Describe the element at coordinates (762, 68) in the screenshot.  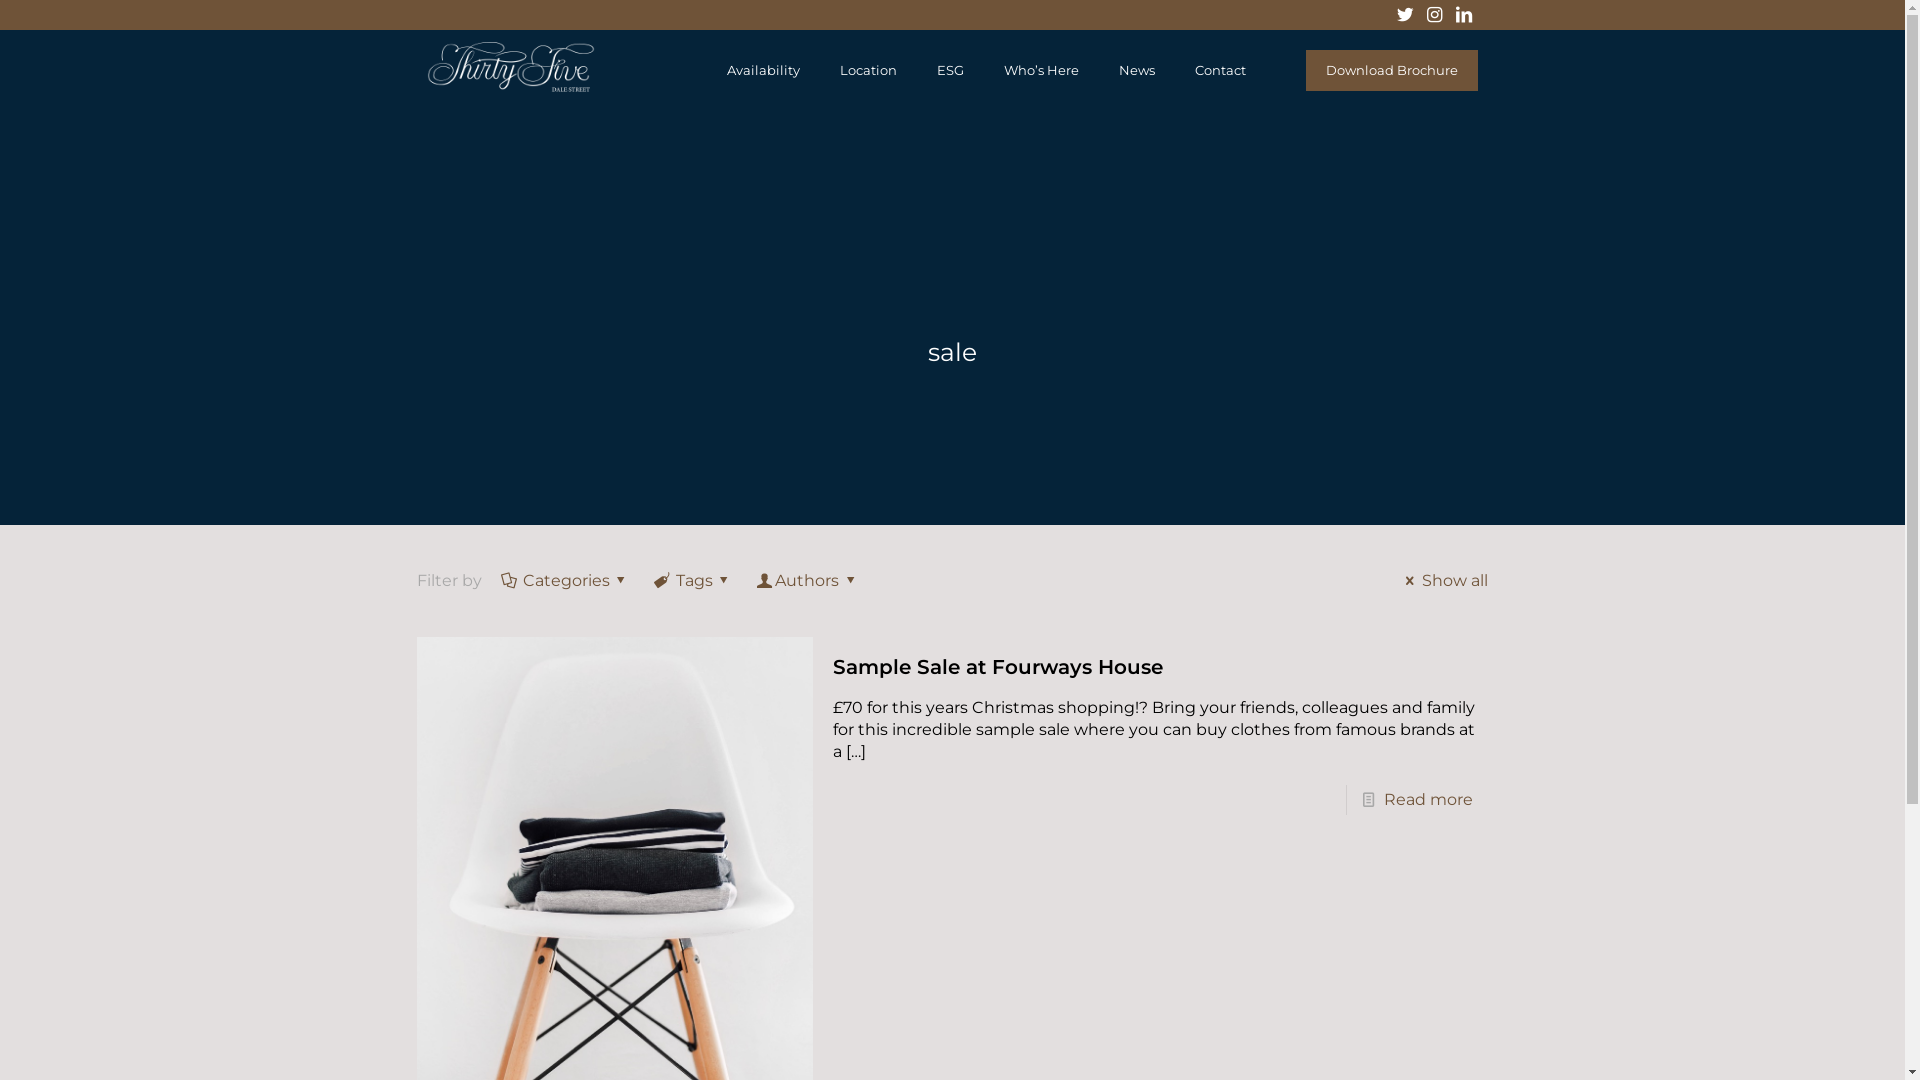
I see `'Availability'` at that location.